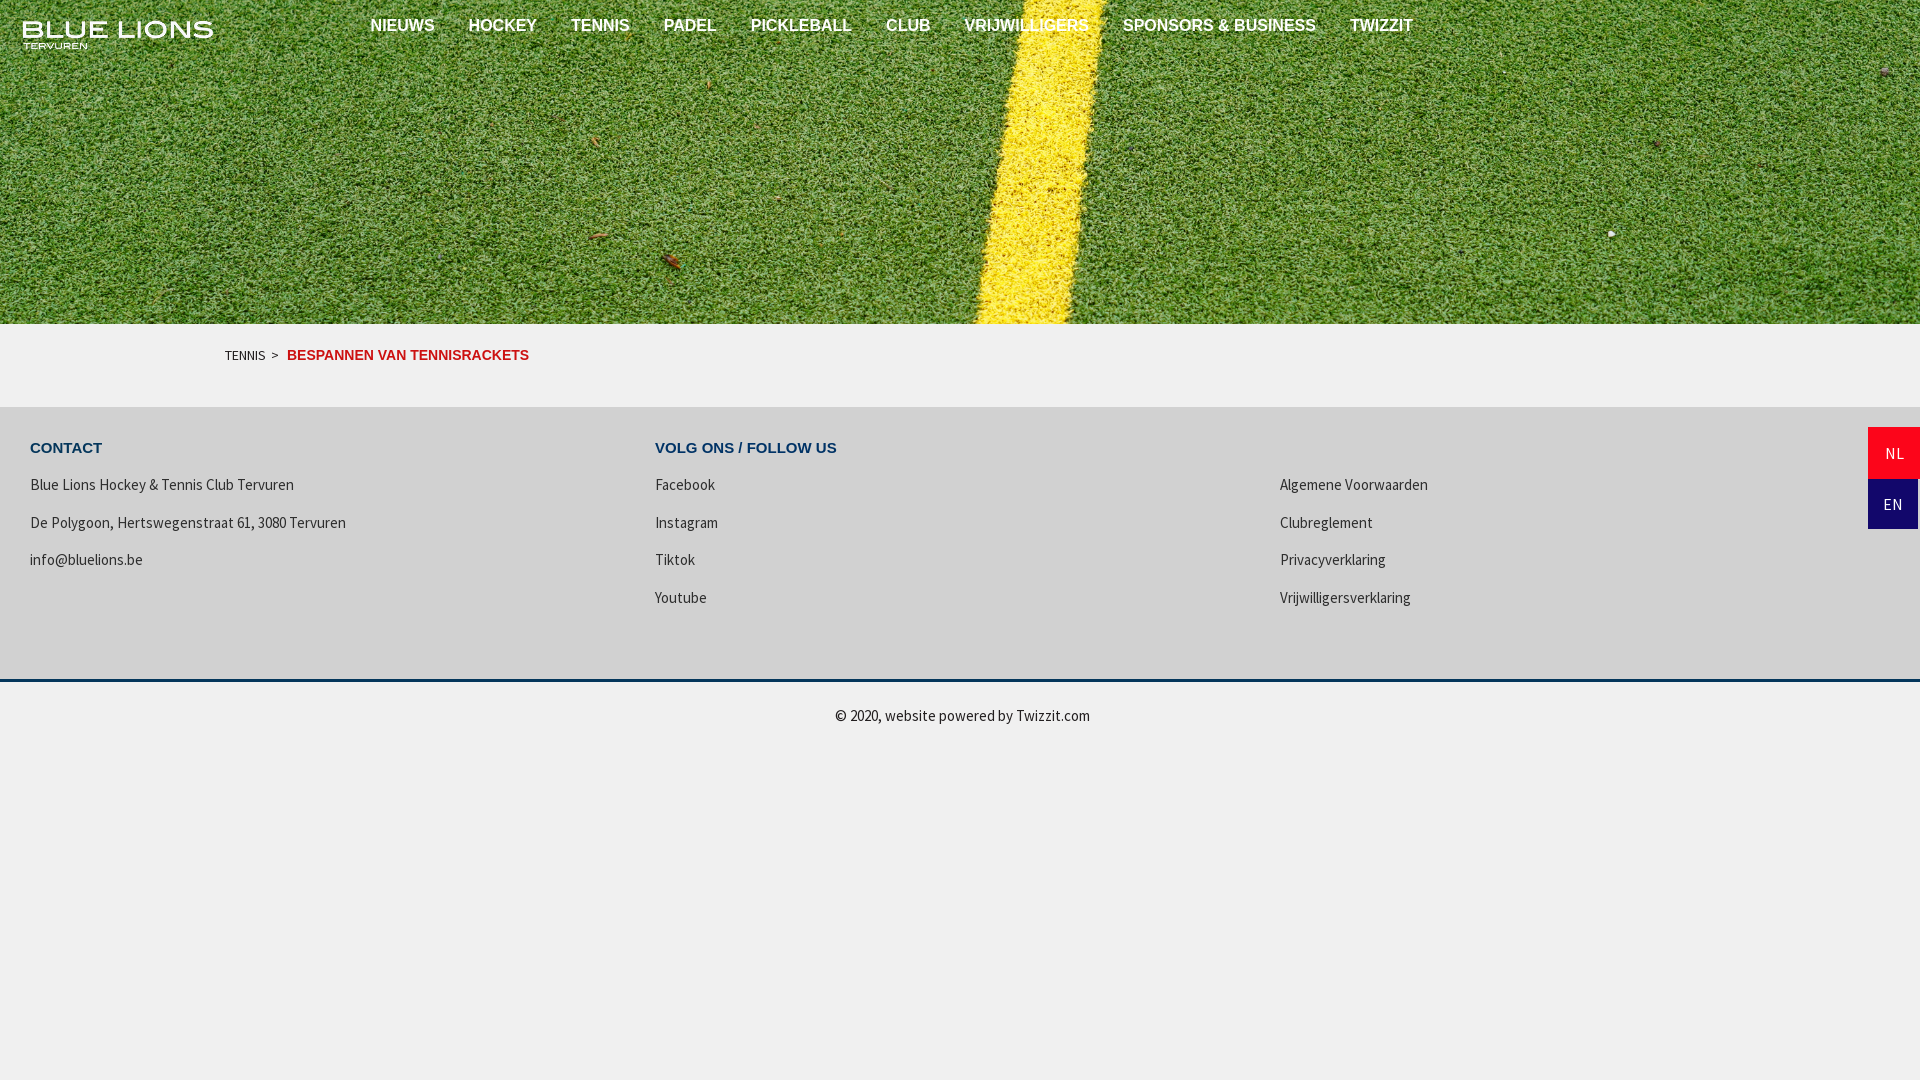  I want to click on 'Clubreglement', so click(1326, 520).